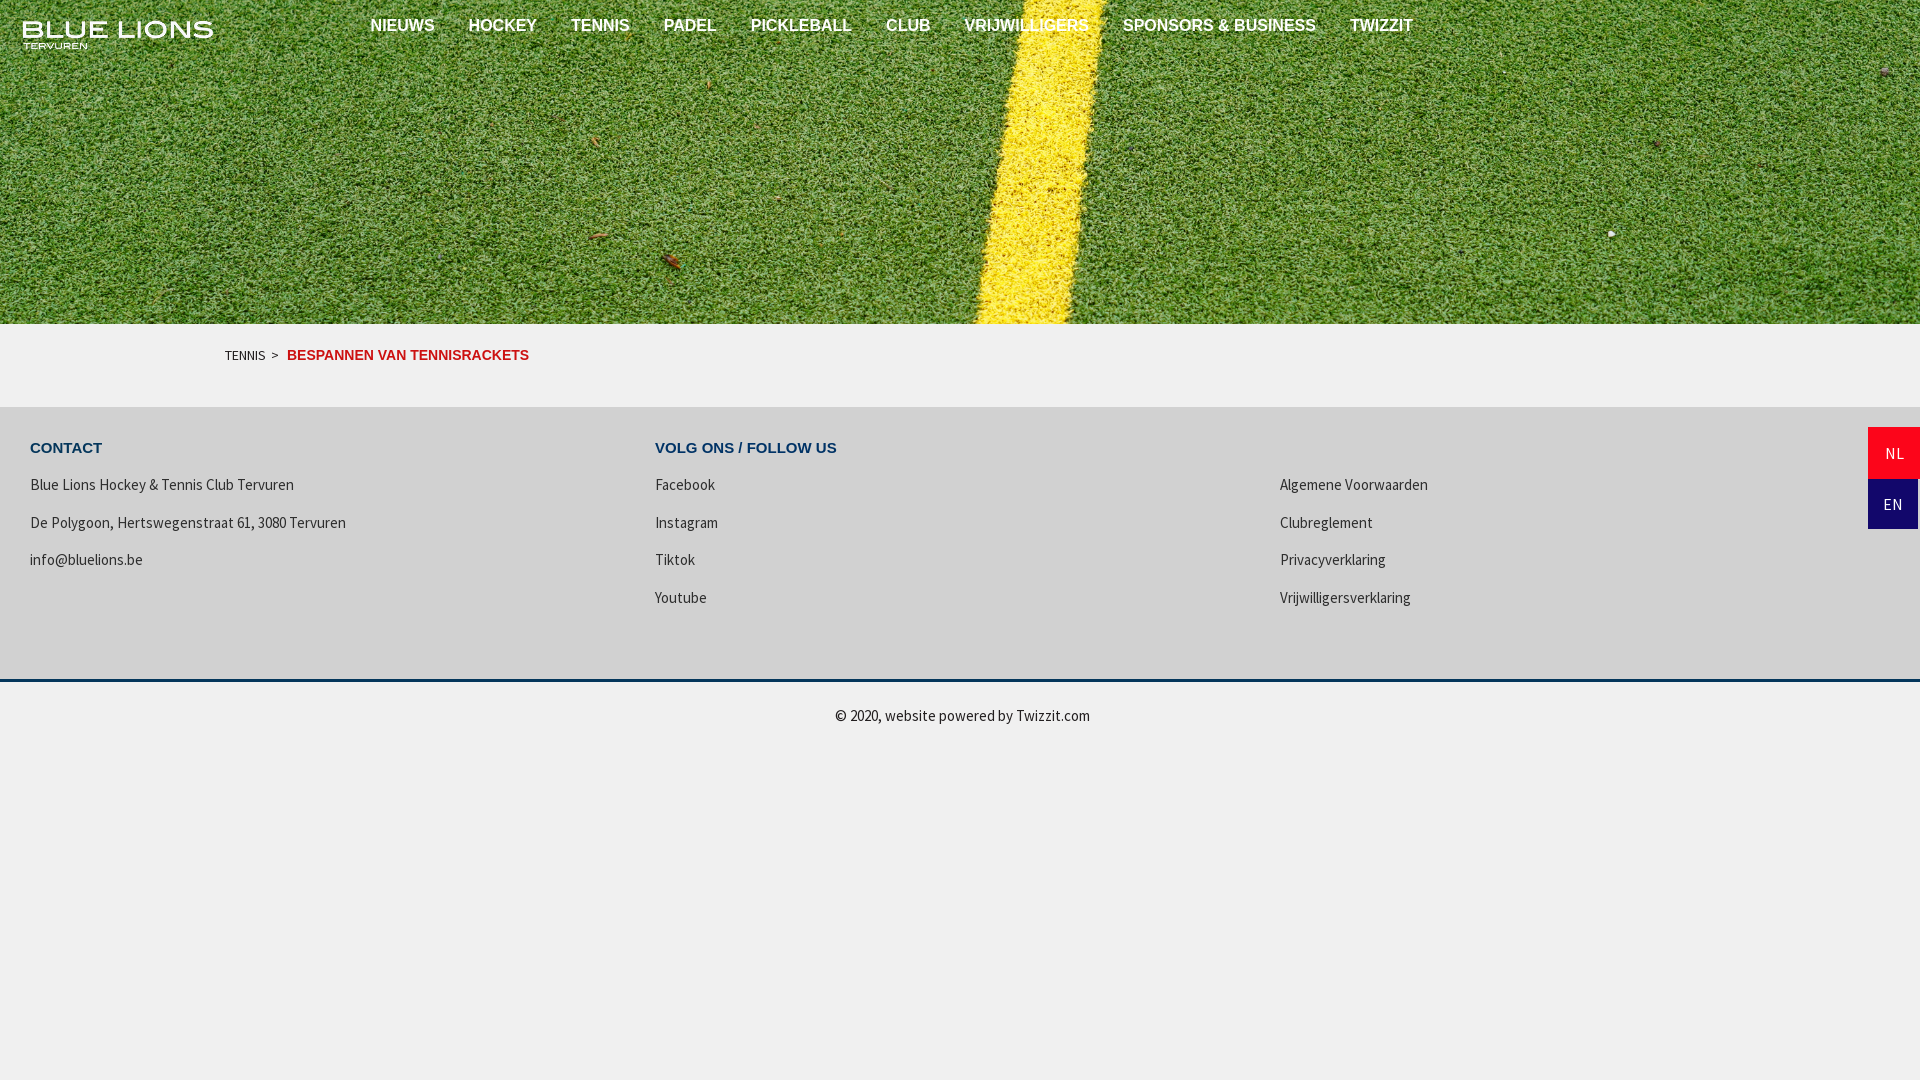  I want to click on 'Clubreglement', so click(1326, 520).